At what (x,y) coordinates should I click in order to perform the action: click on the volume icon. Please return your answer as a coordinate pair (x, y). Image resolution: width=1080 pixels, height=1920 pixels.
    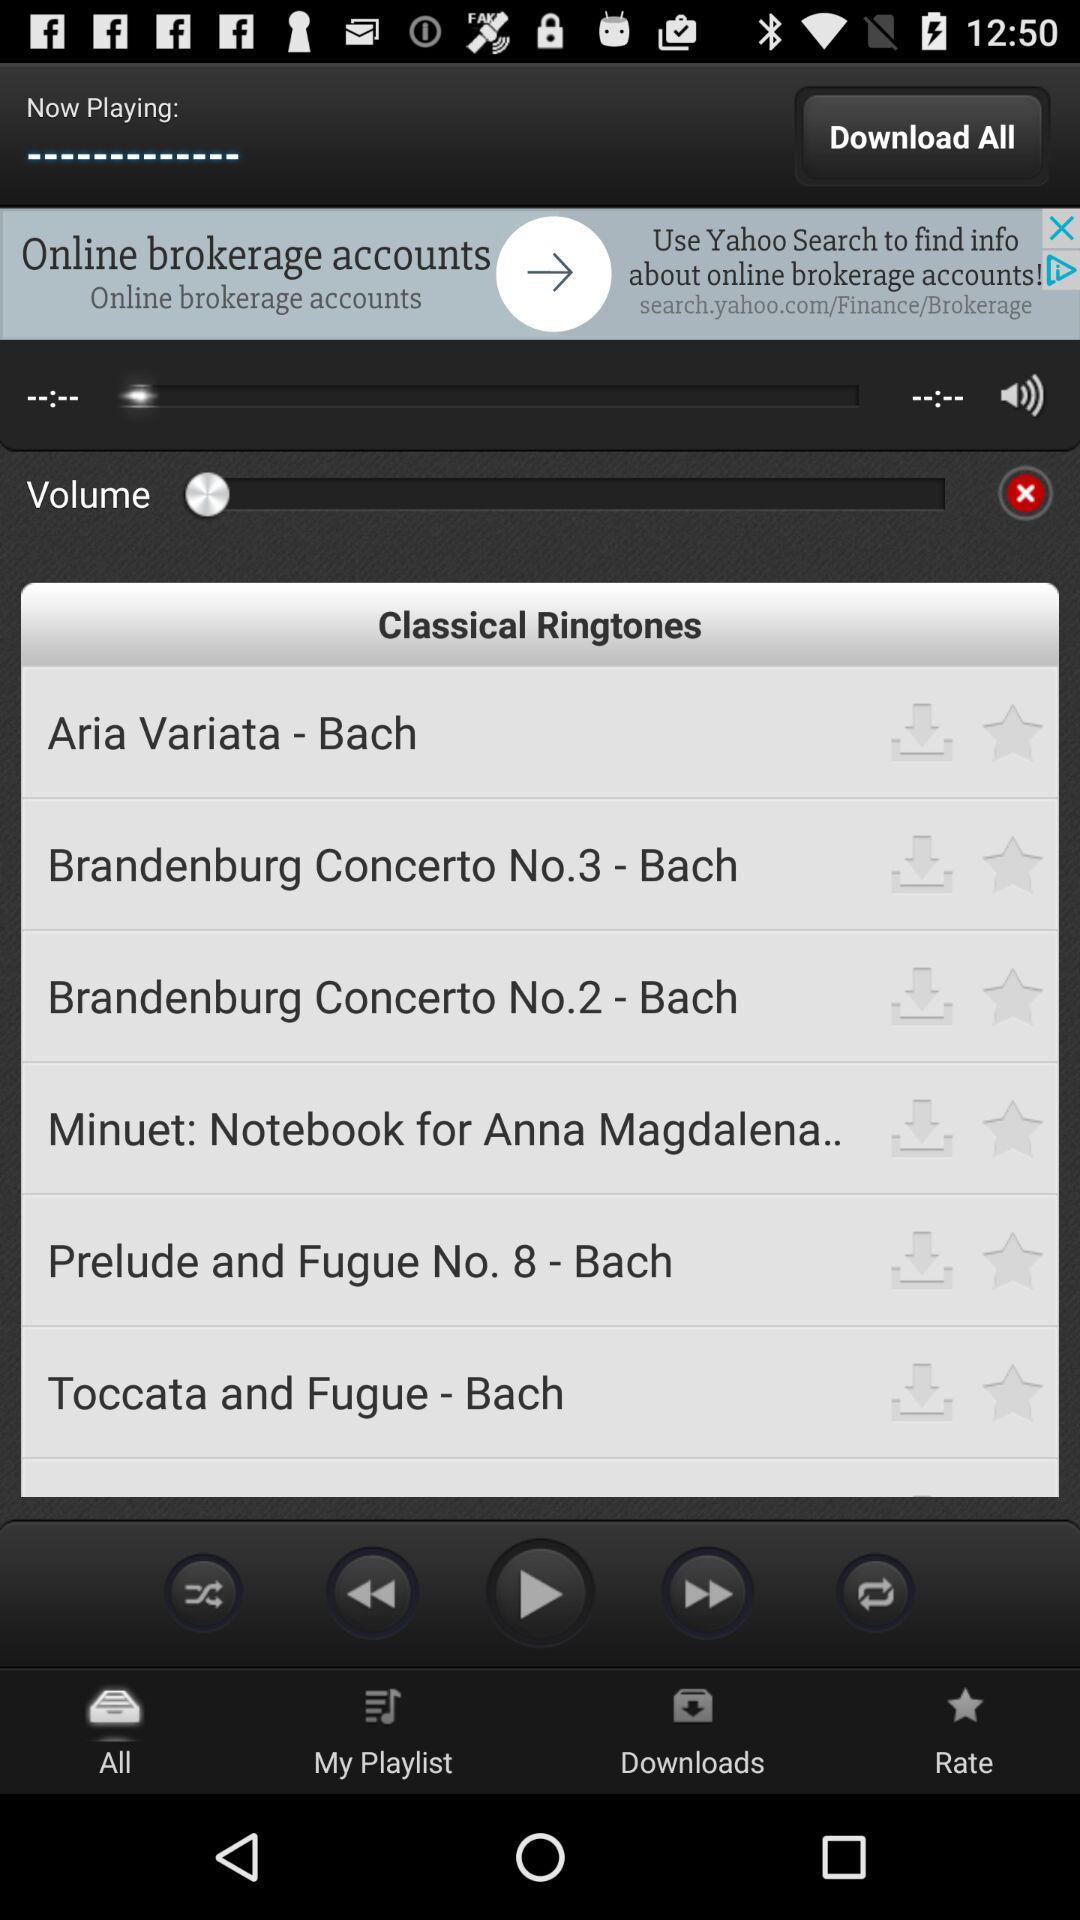
    Looking at the image, I should click on (1022, 421).